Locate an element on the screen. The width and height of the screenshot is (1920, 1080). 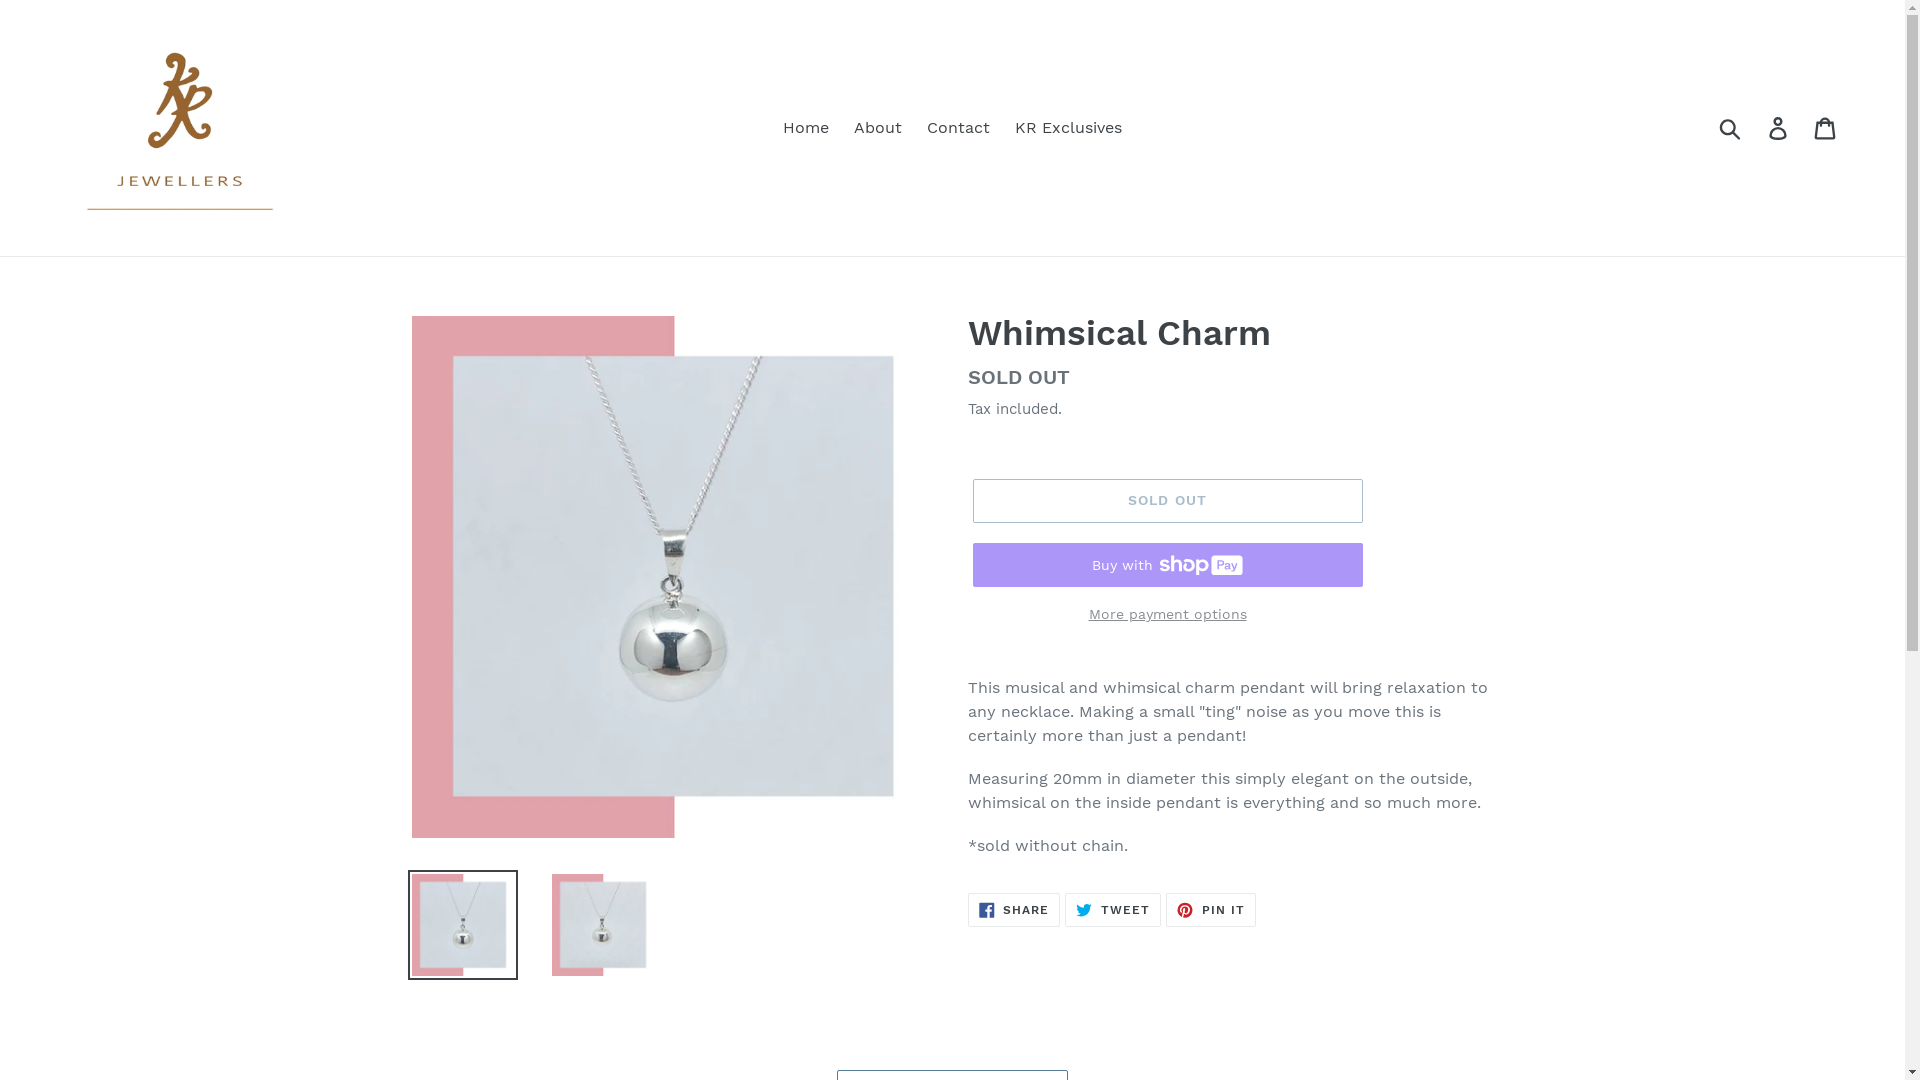
'More payment options' is located at coordinates (1166, 613).